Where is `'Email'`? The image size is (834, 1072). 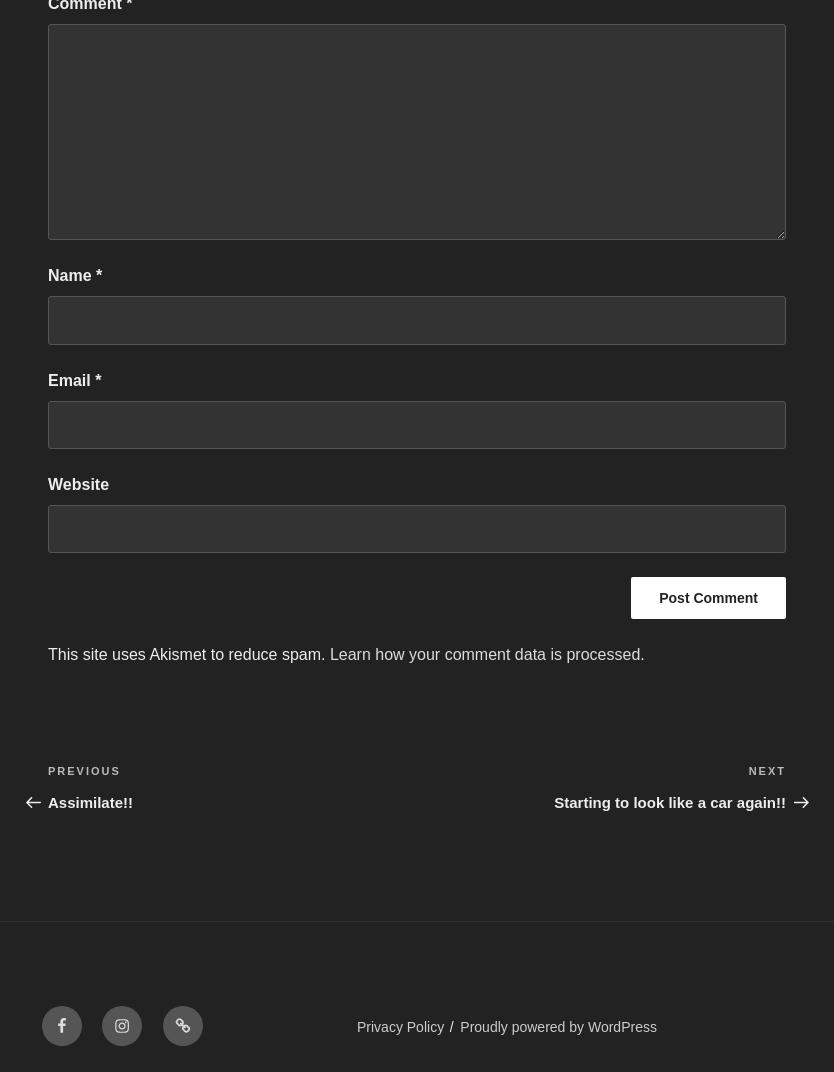
'Email' is located at coordinates (70, 379).